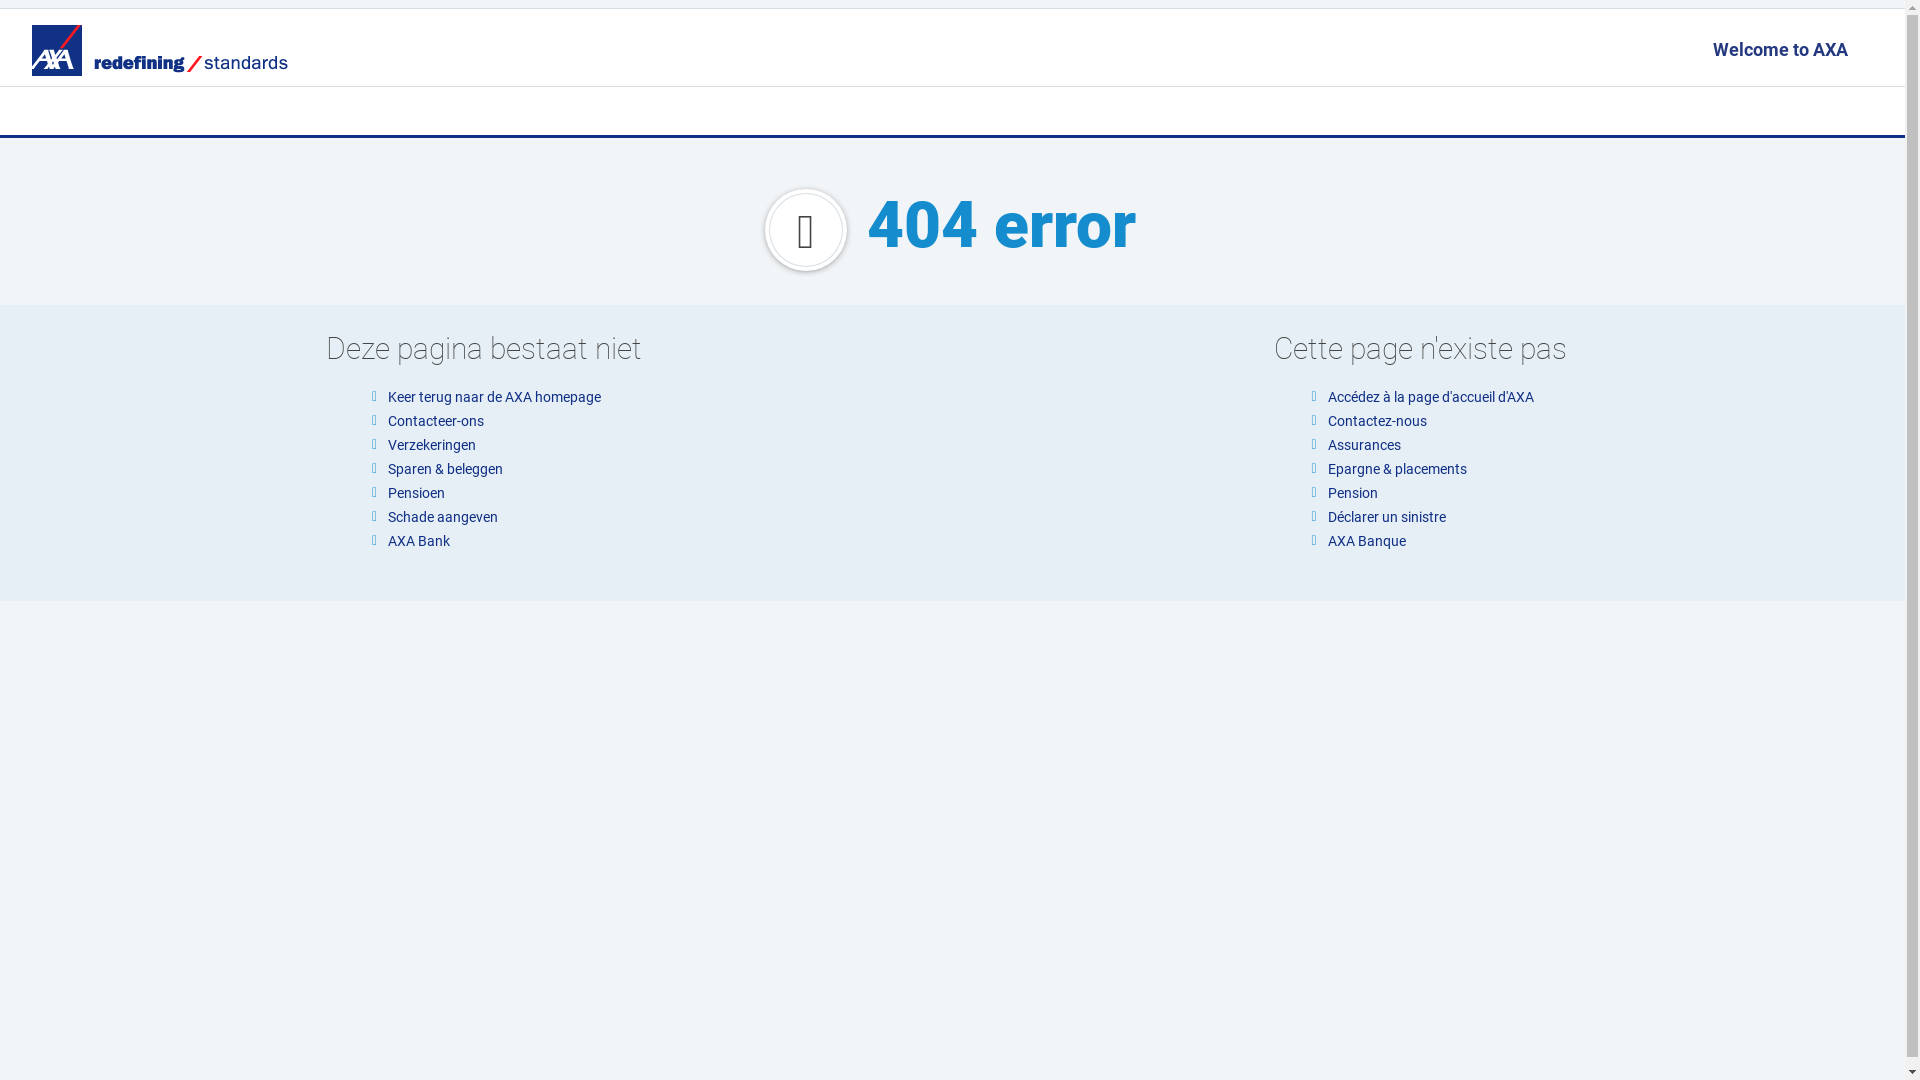  Describe the element at coordinates (1366, 540) in the screenshot. I see `'AXA Banque'` at that location.